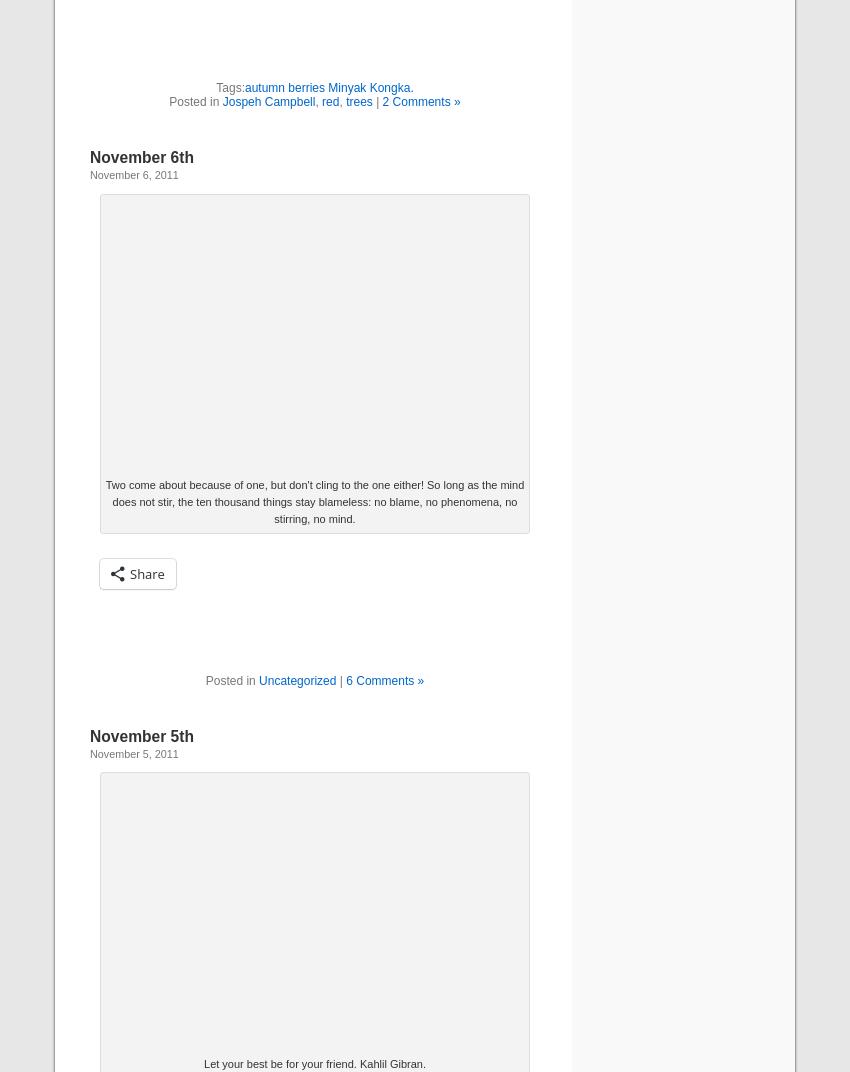 This screenshot has height=1072, width=850. I want to click on 'Jospeh Campbell', so click(267, 101).